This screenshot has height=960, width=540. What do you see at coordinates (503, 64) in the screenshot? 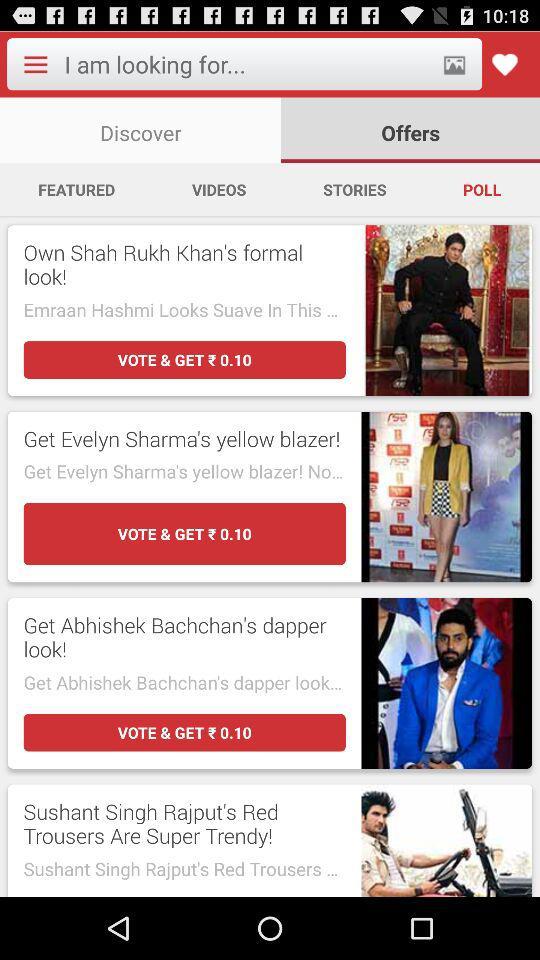
I see `enable favorite` at bounding box center [503, 64].